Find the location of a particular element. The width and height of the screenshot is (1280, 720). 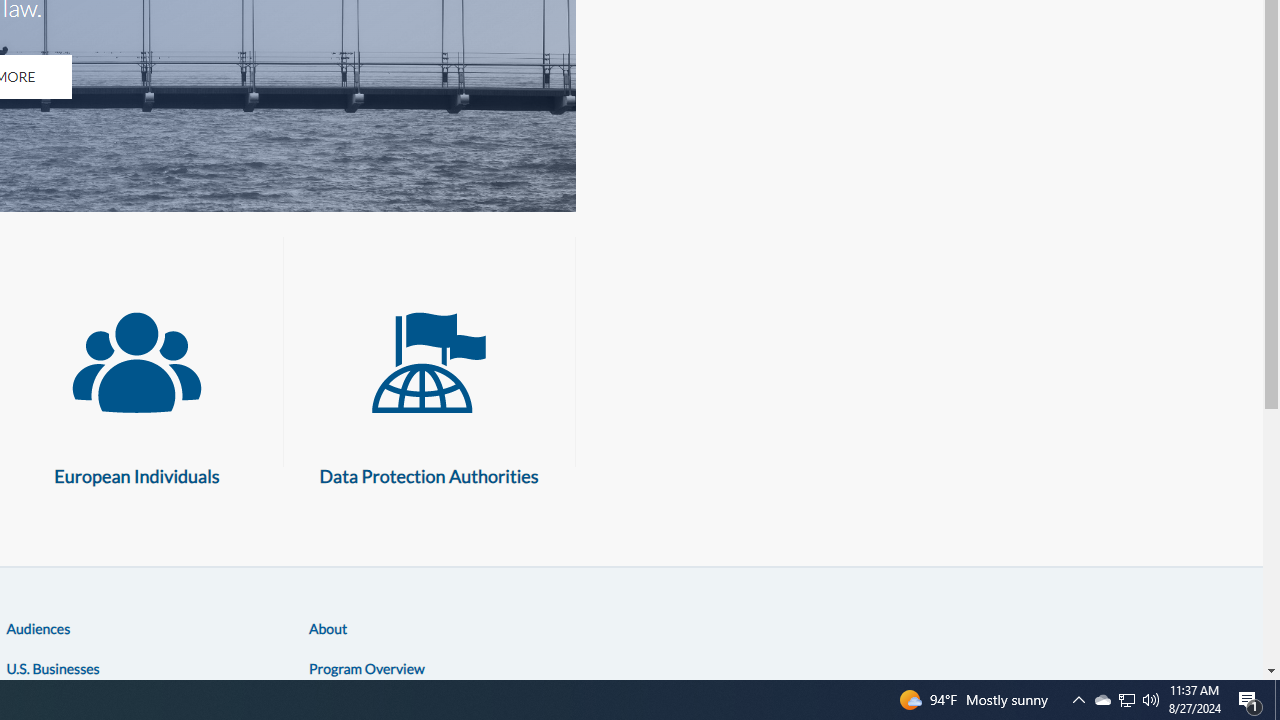

'Program Overview' is located at coordinates (366, 667).